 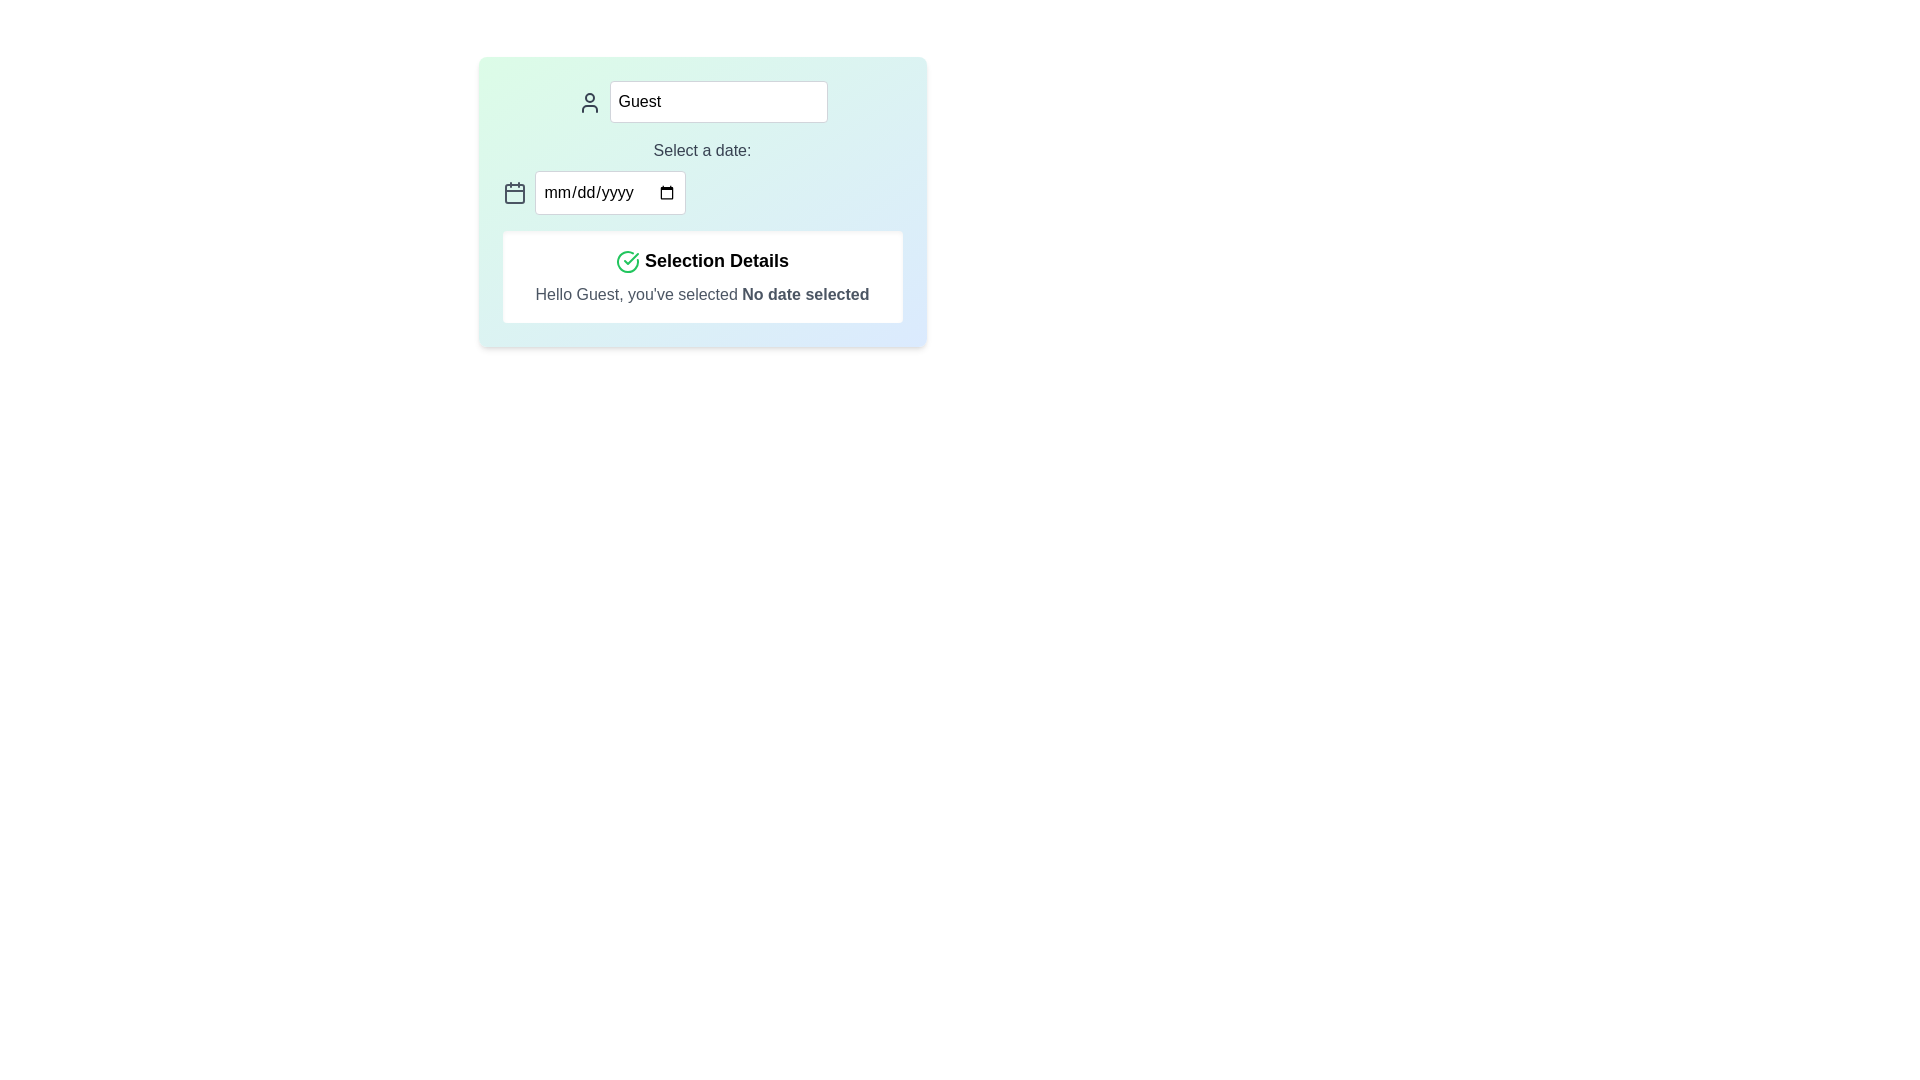 What do you see at coordinates (805, 294) in the screenshot?
I see `the Text Label displaying 'No date selected', which is styled in a medium-dark gray sans-serif font and is part of the sentence 'Hello Guest, you've selected No date selected.'` at bounding box center [805, 294].